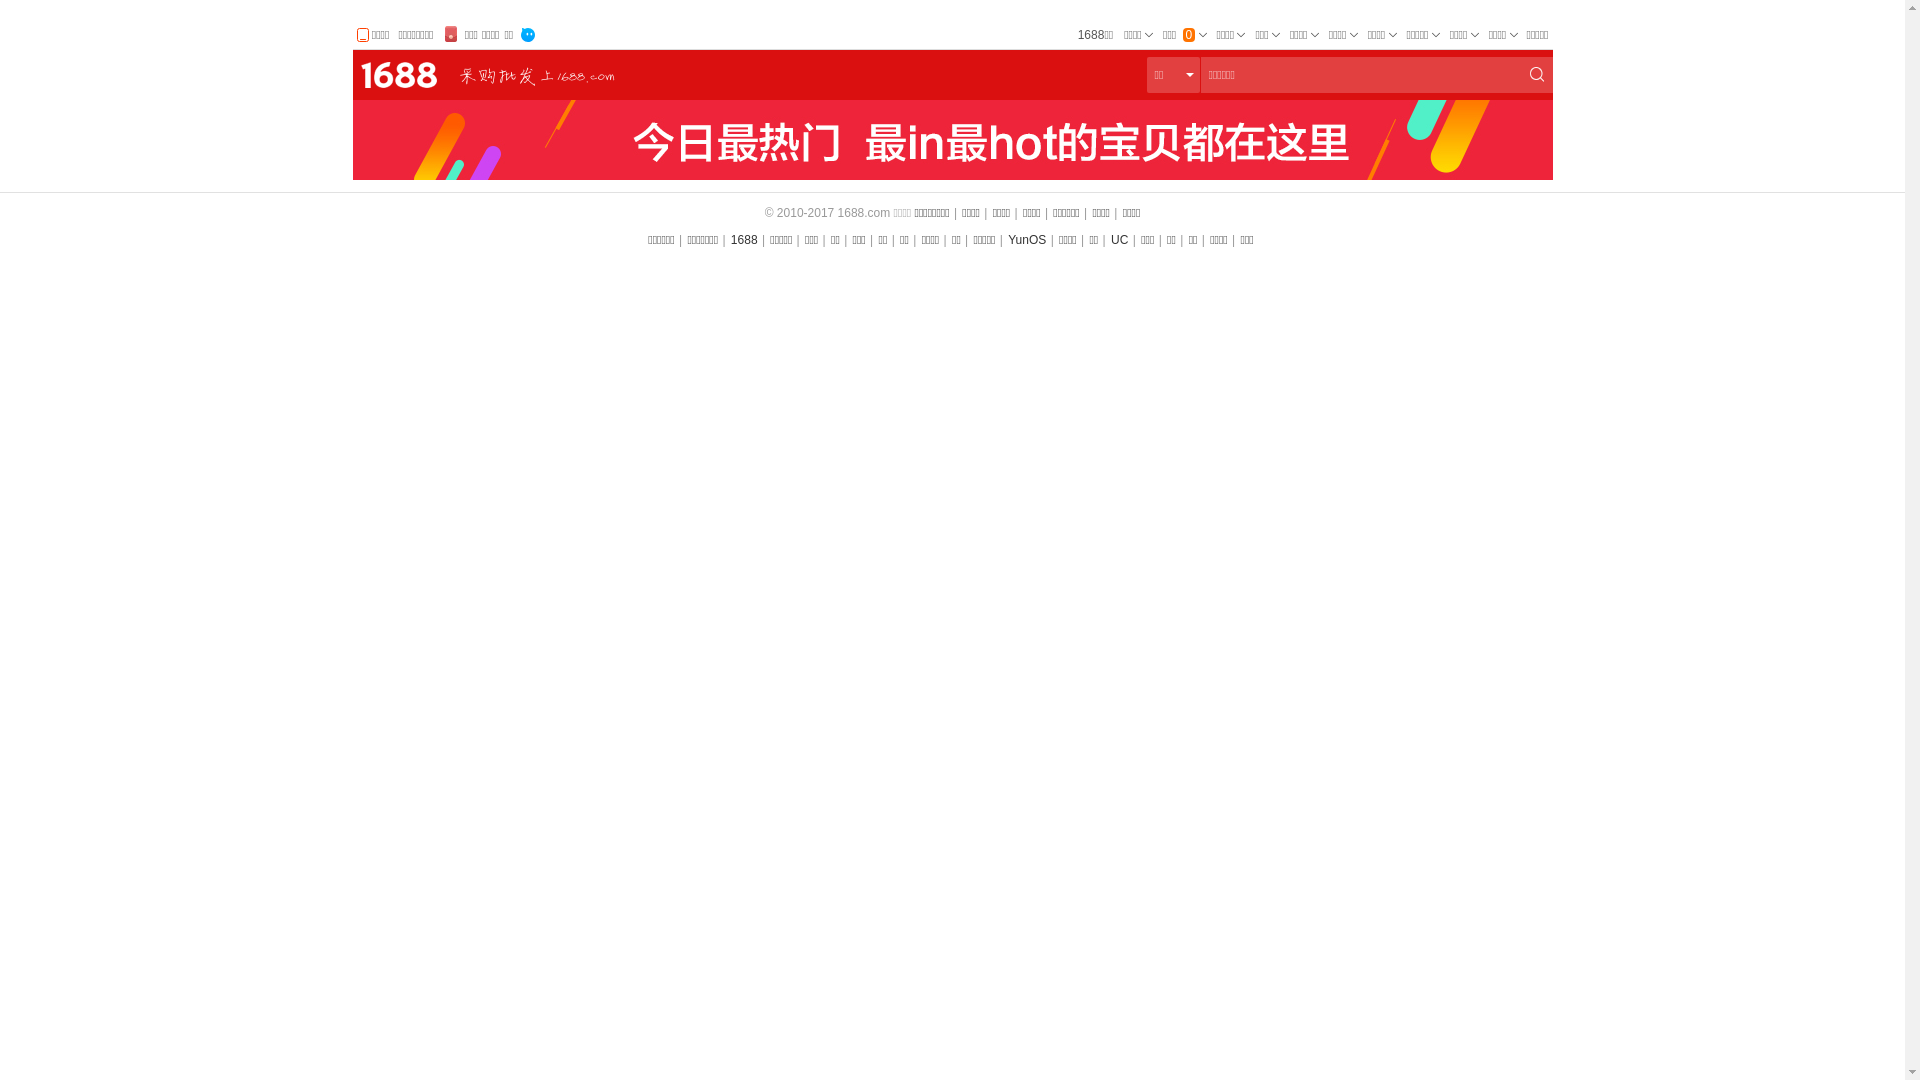 The width and height of the screenshot is (1920, 1080). Describe the element at coordinates (743, 238) in the screenshot. I see `'1688'` at that location.